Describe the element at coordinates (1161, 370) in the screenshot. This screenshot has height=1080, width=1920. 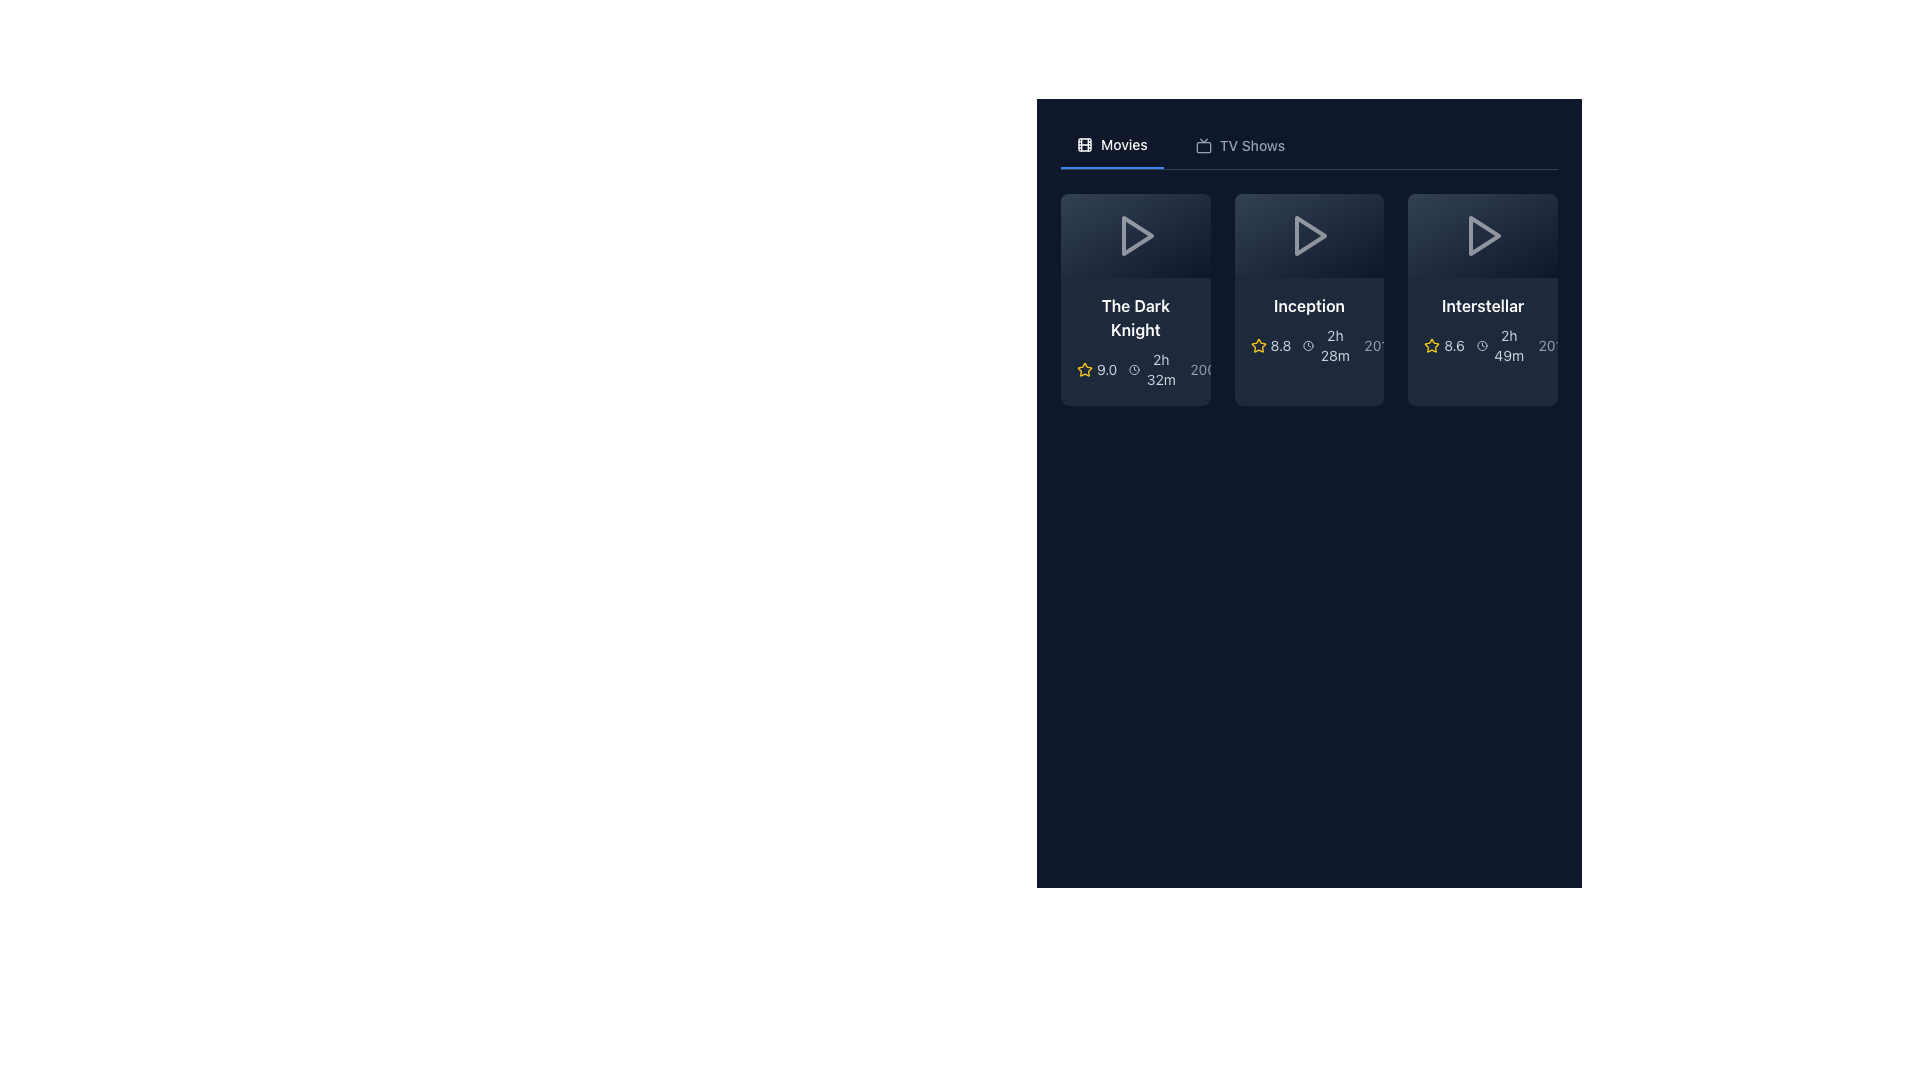
I see `the text label displaying '2h 32m', which is located beneath the film rating and adjacent to a clock icon in the card titled 'The Dark Knight'` at that location.